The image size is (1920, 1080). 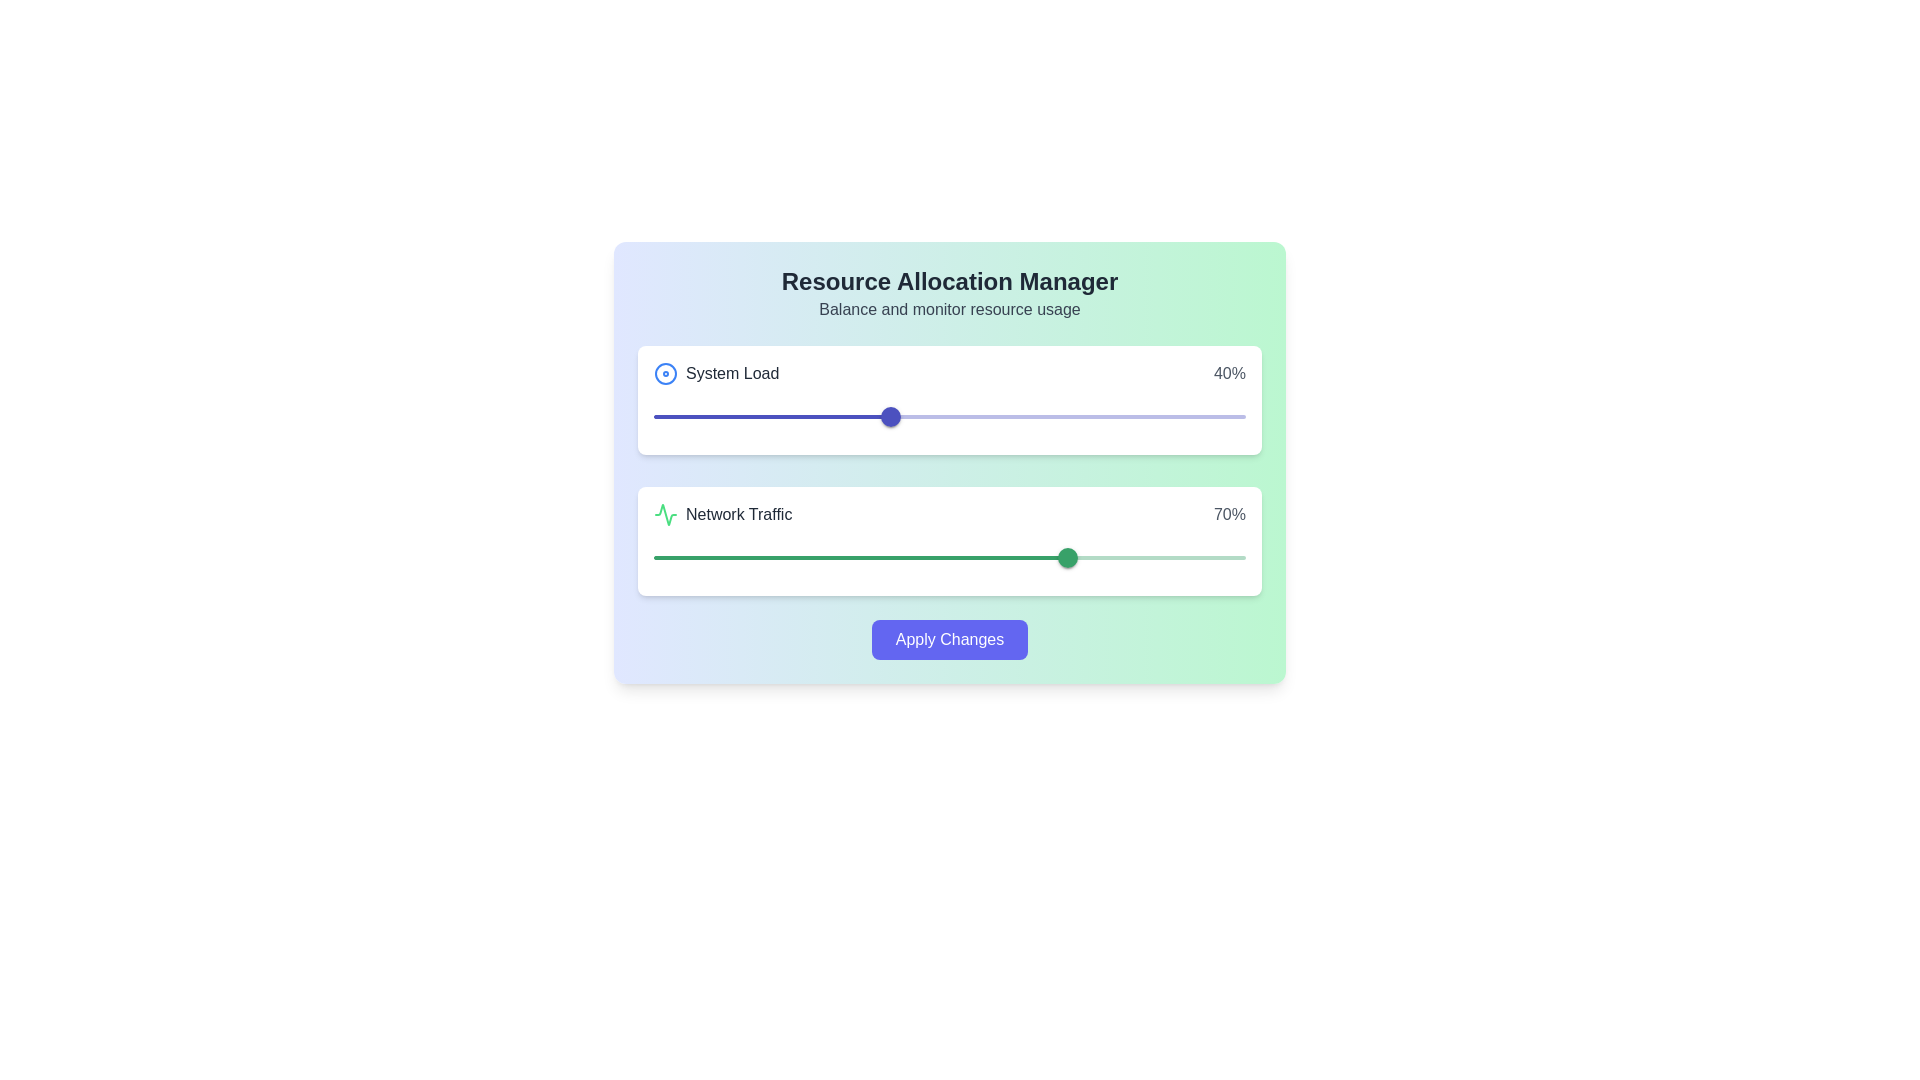 I want to click on the slider value, so click(x=1067, y=558).